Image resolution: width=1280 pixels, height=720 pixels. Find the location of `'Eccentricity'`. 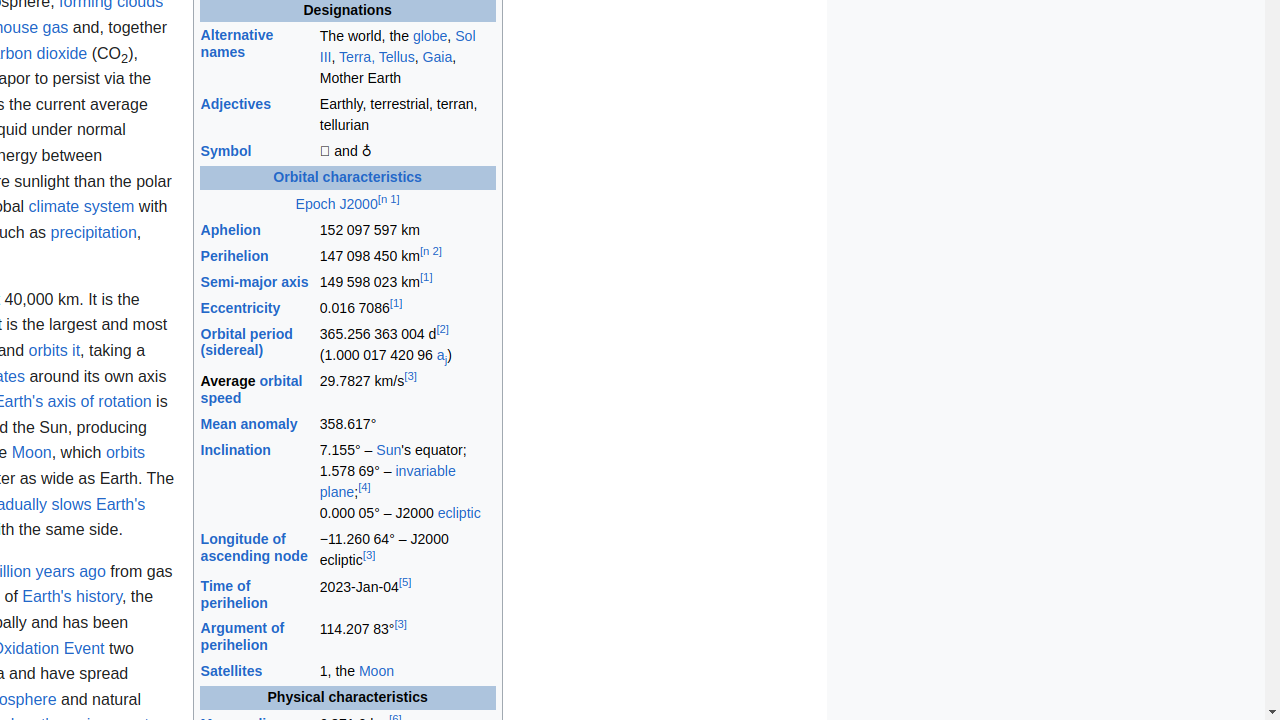

'Eccentricity' is located at coordinates (240, 308).